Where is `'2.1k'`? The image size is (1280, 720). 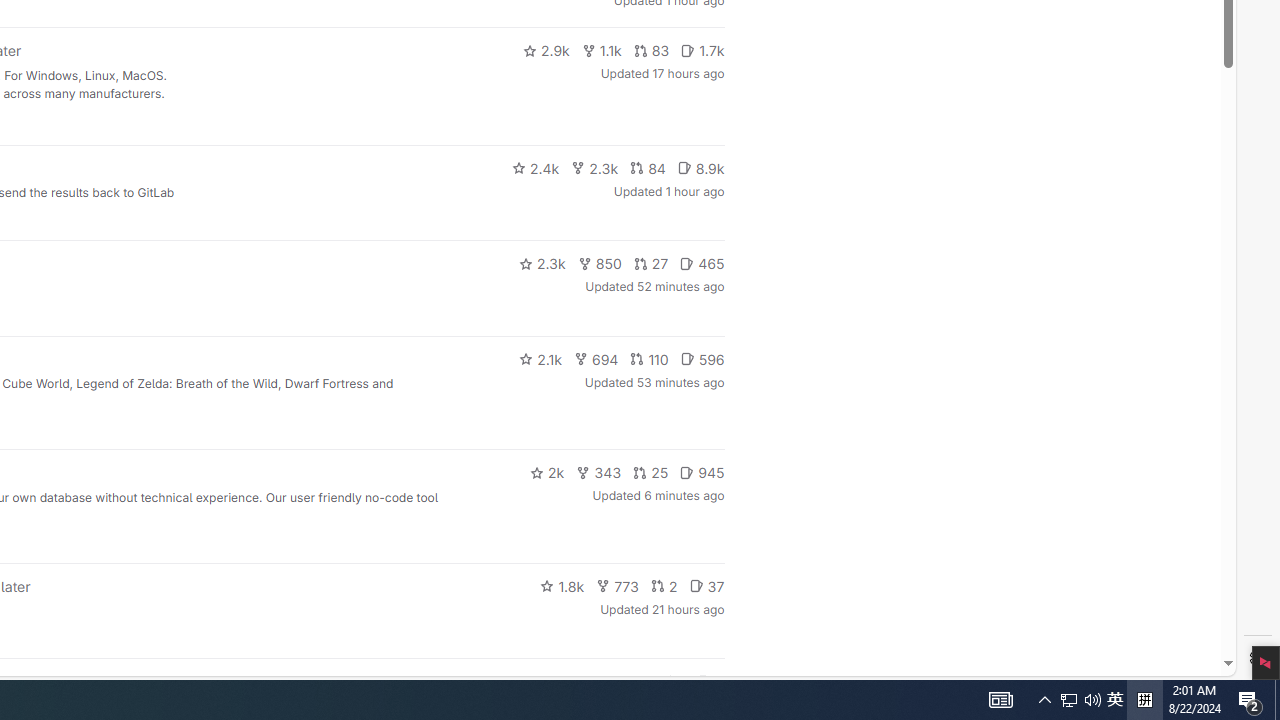 '2.1k' is located at coordinates (540, 357).